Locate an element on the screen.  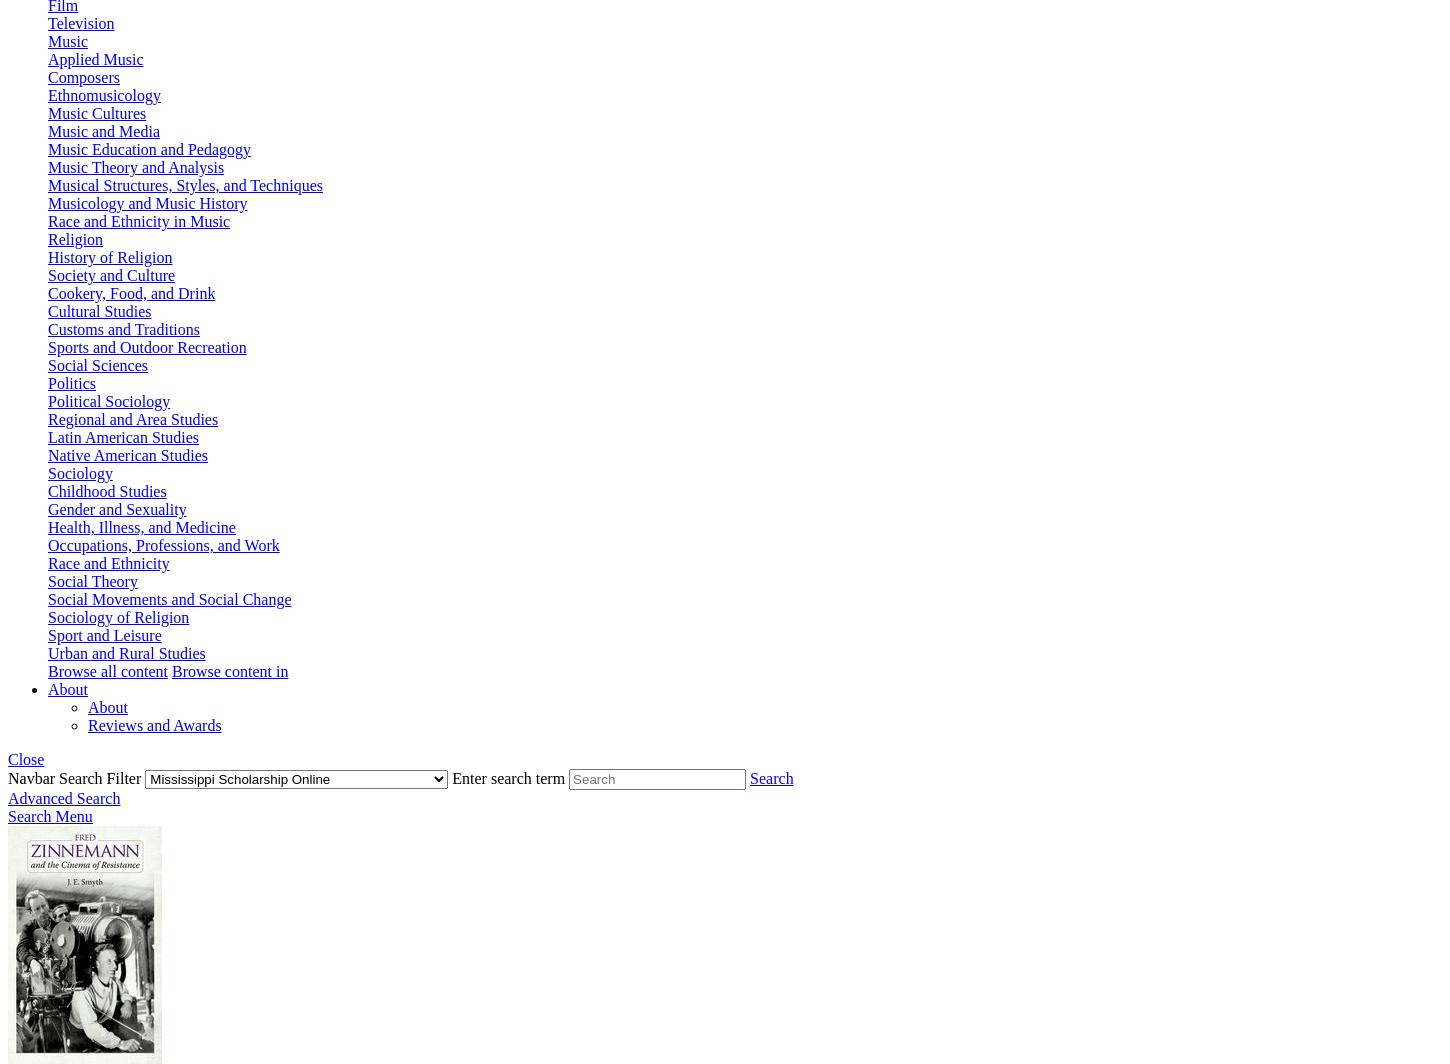
'Enter search term' is located at coordinates (510, 778).